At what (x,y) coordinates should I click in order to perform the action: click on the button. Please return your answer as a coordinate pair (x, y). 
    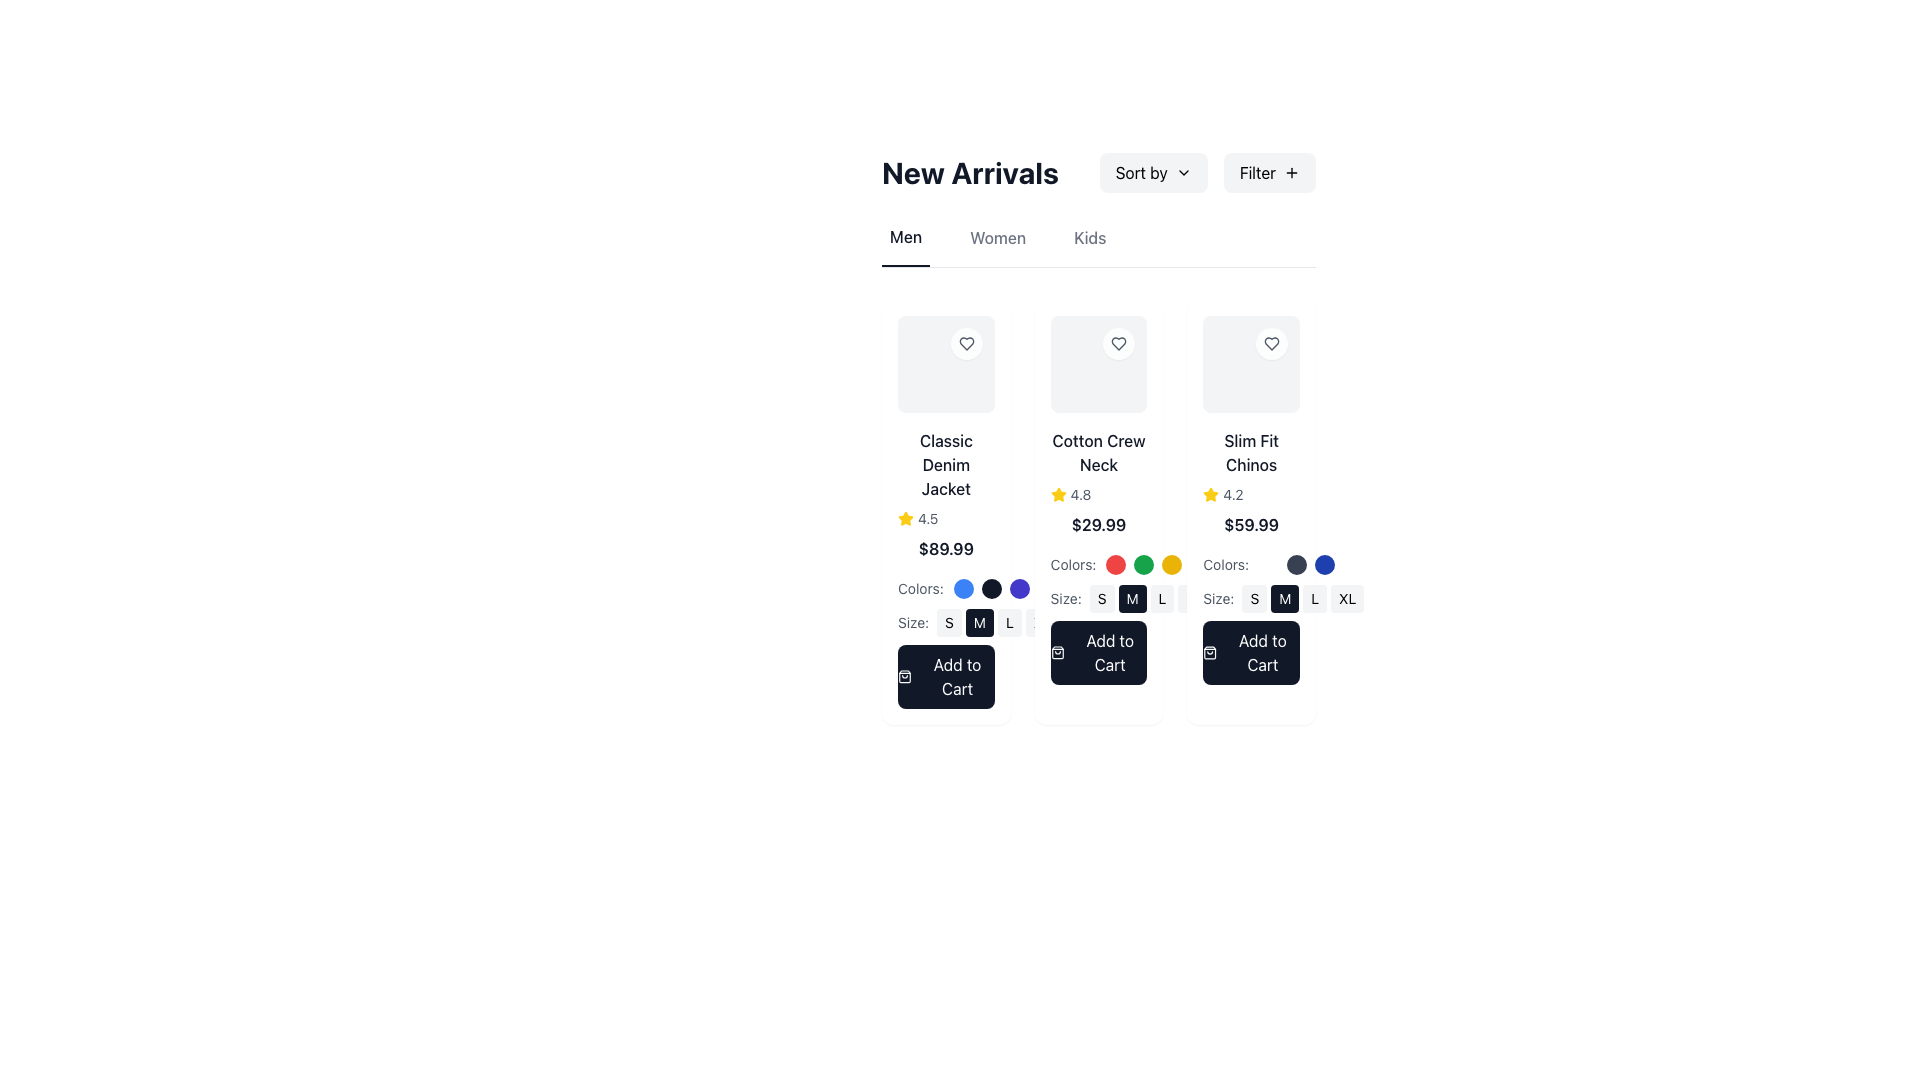
    Looking at the image, I should click on (1250, 652).